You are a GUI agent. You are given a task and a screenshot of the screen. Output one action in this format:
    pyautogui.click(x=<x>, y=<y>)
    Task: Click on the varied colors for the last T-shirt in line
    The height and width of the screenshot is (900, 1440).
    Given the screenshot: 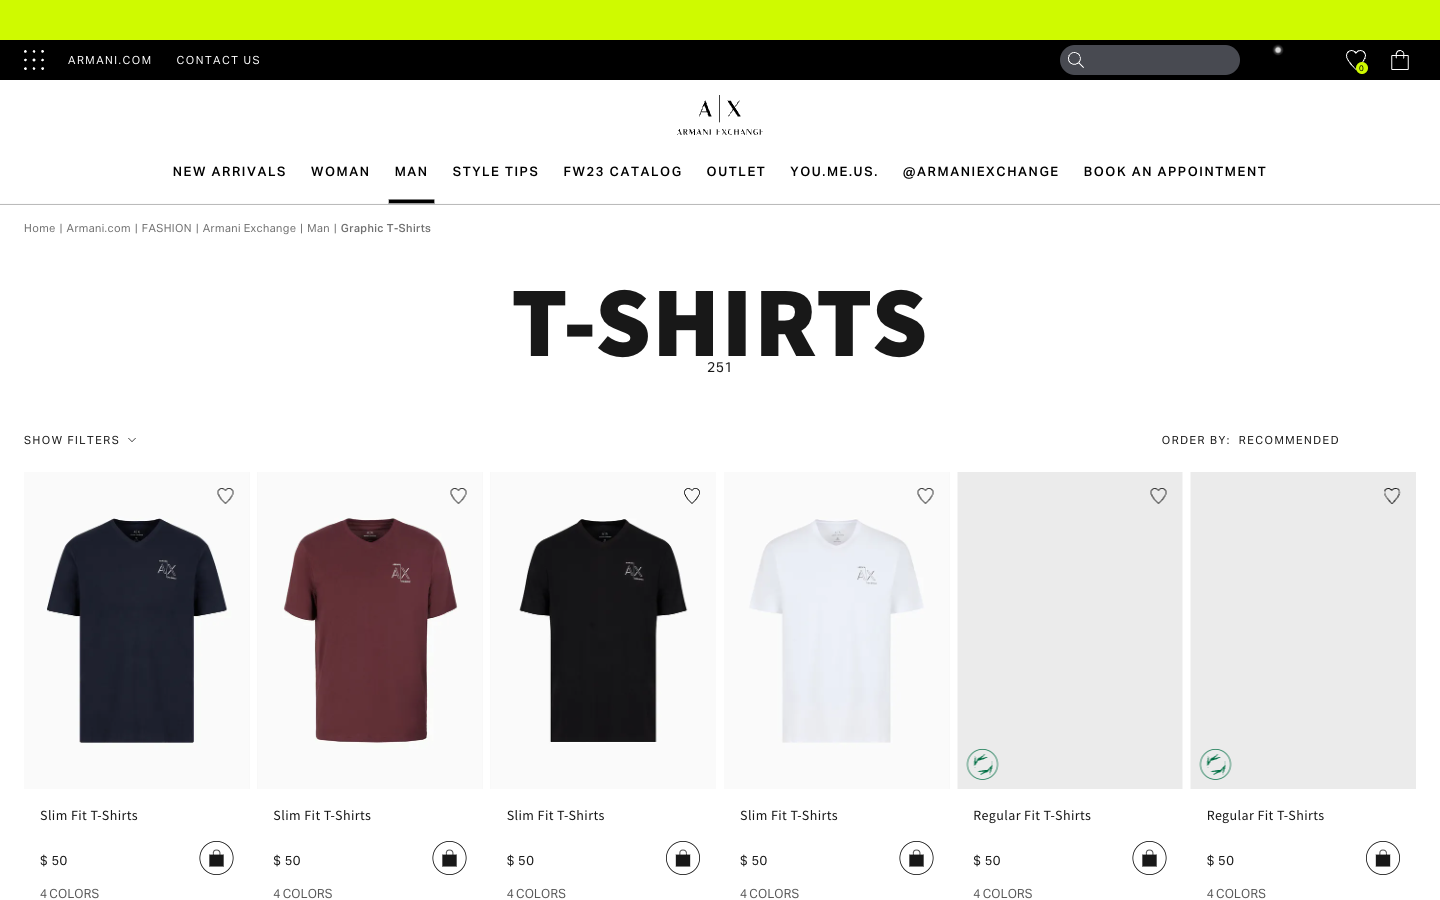 What is the action you would take?
    pyautogui.click(x=1235, y=892)
    